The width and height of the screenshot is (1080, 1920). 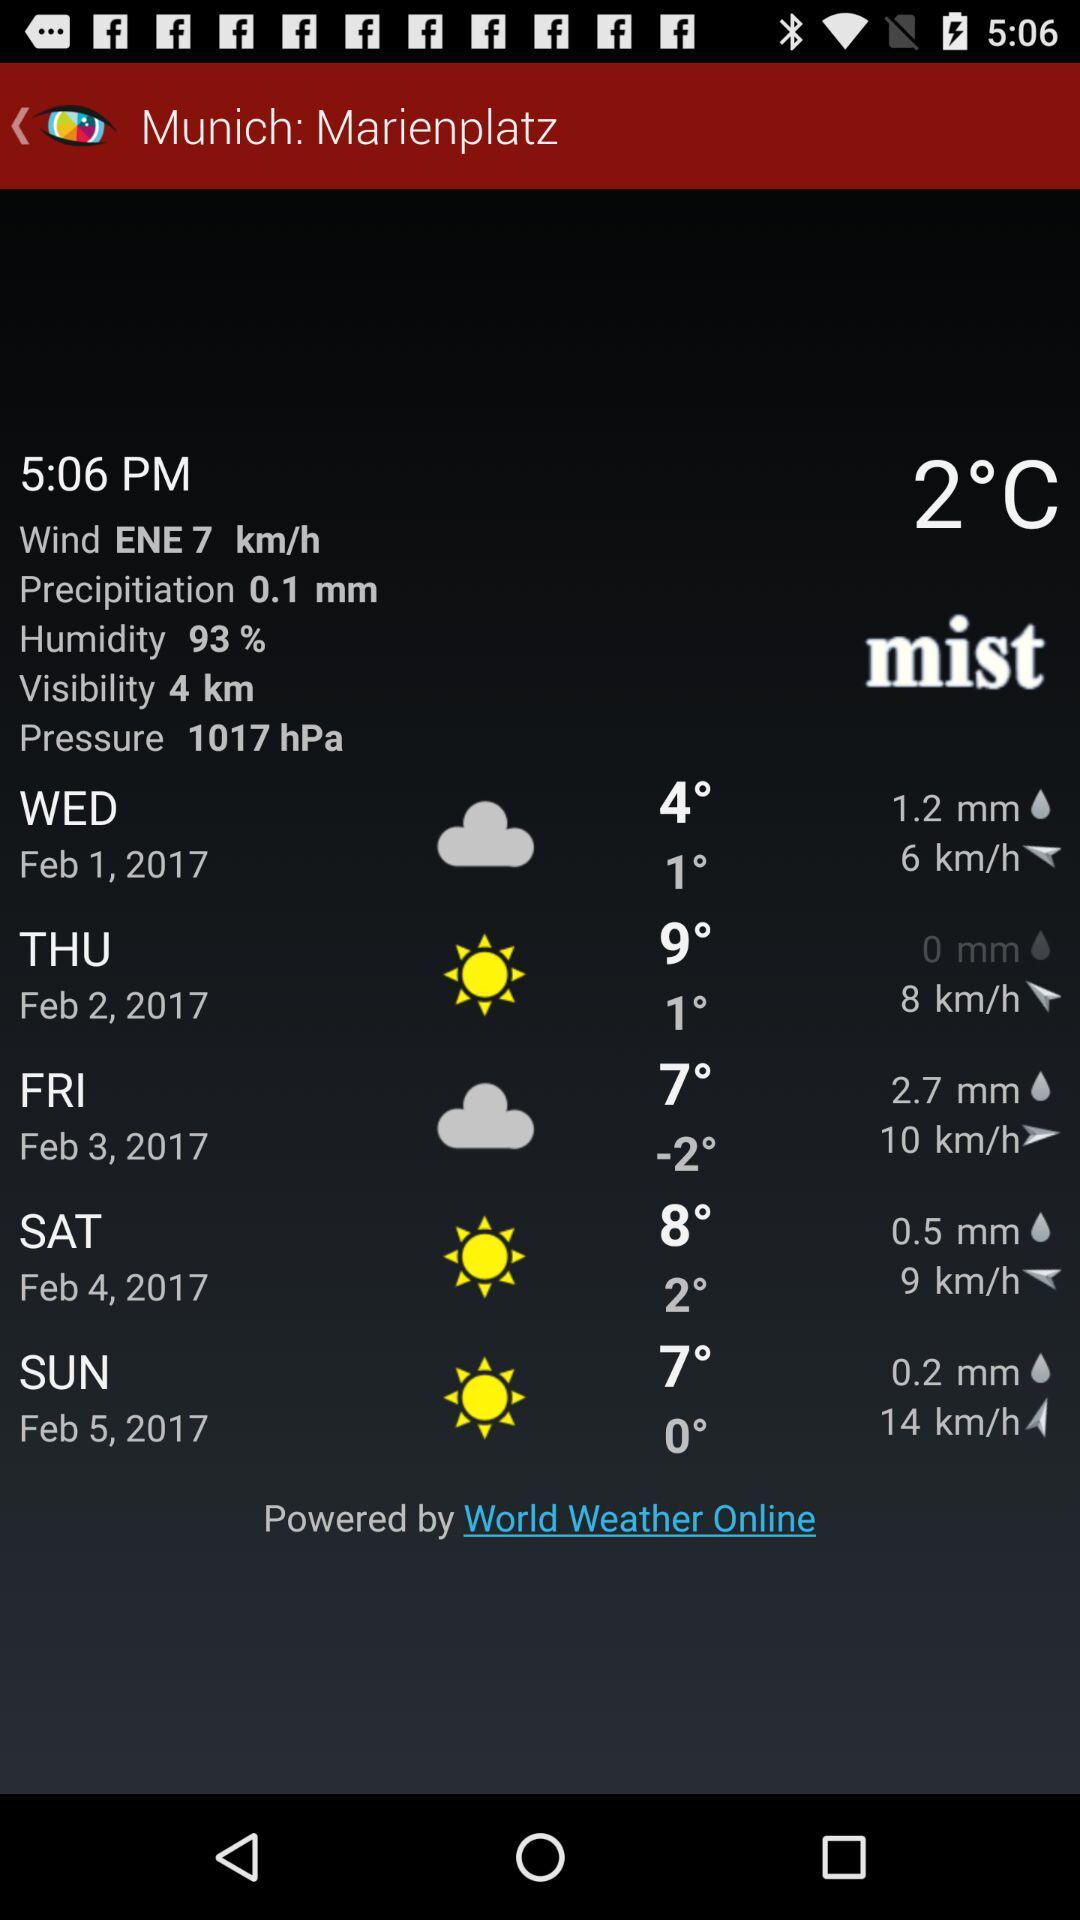 I want to click on the text below feb 5 2017, so click(x=538, y=1517).